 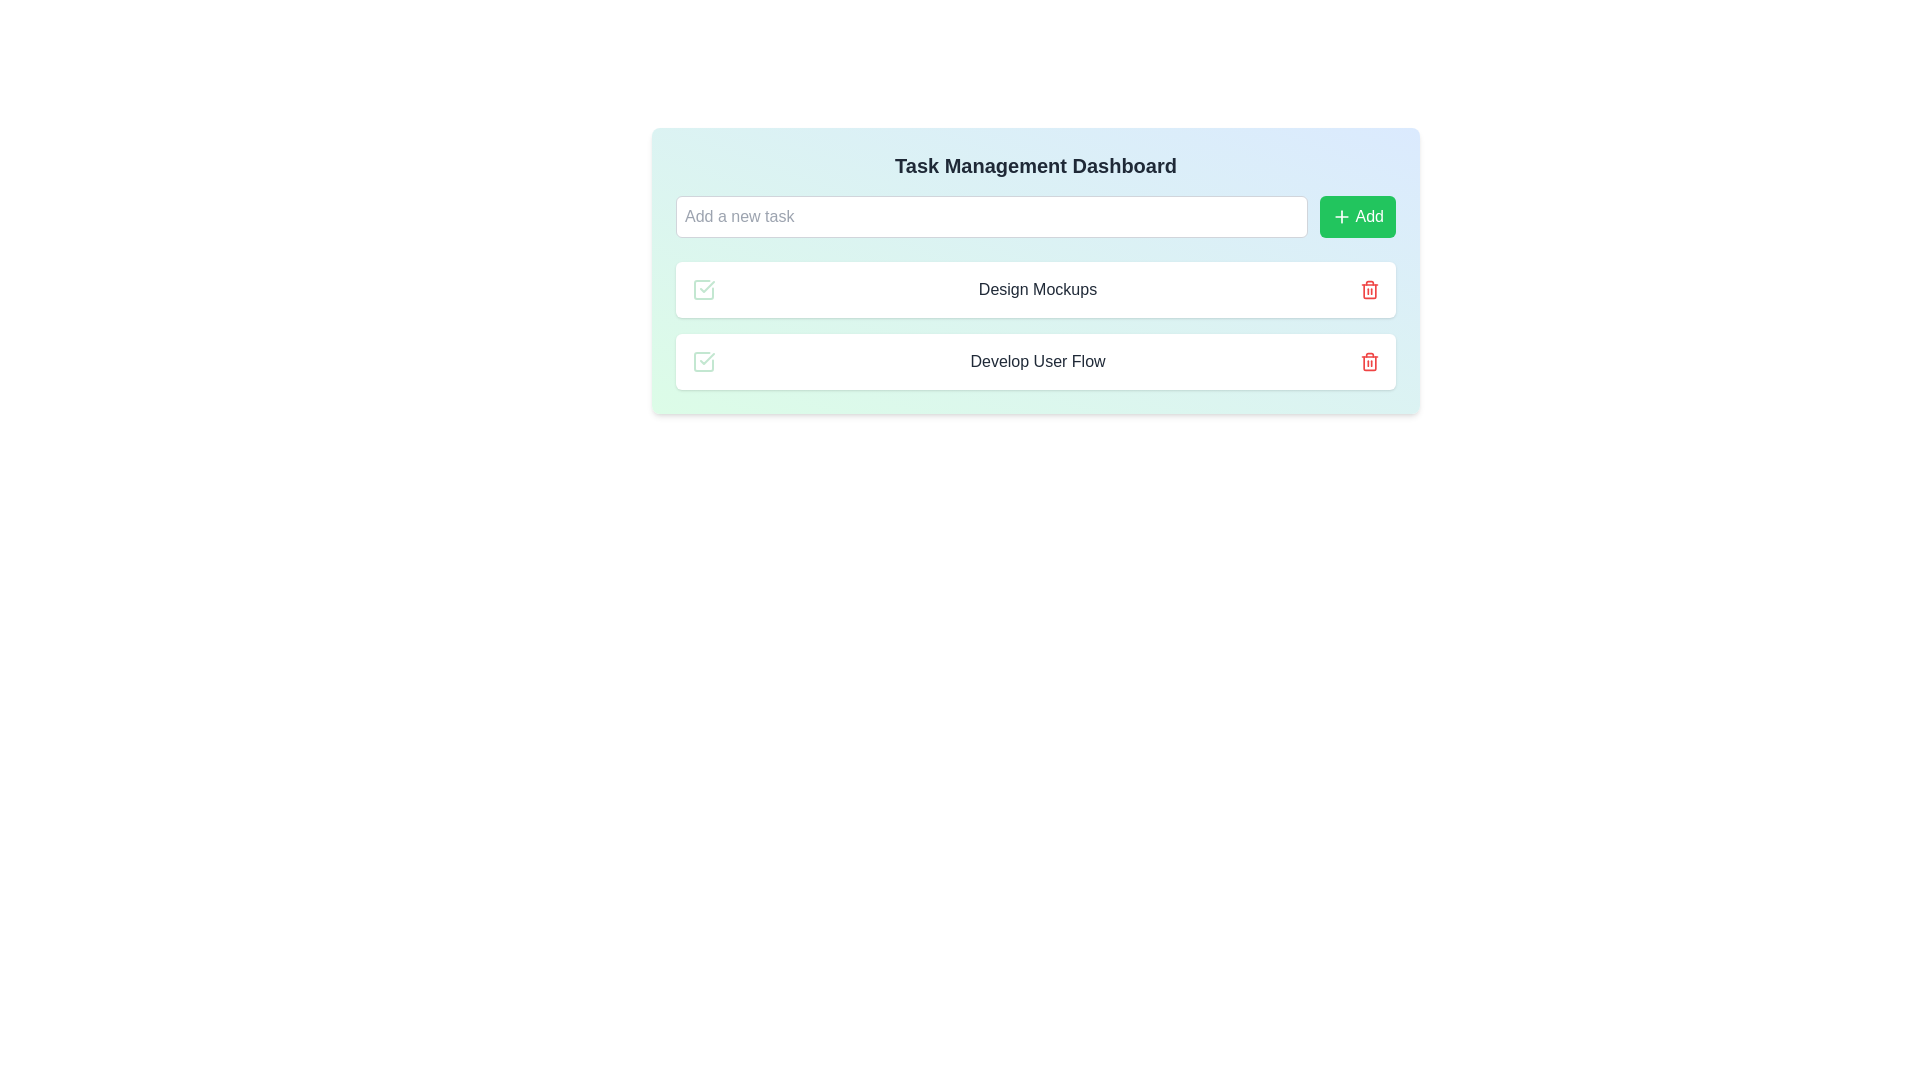 I want to click on the delete button for the 'Develop User Flow' task, so click(x=1368, y=362).